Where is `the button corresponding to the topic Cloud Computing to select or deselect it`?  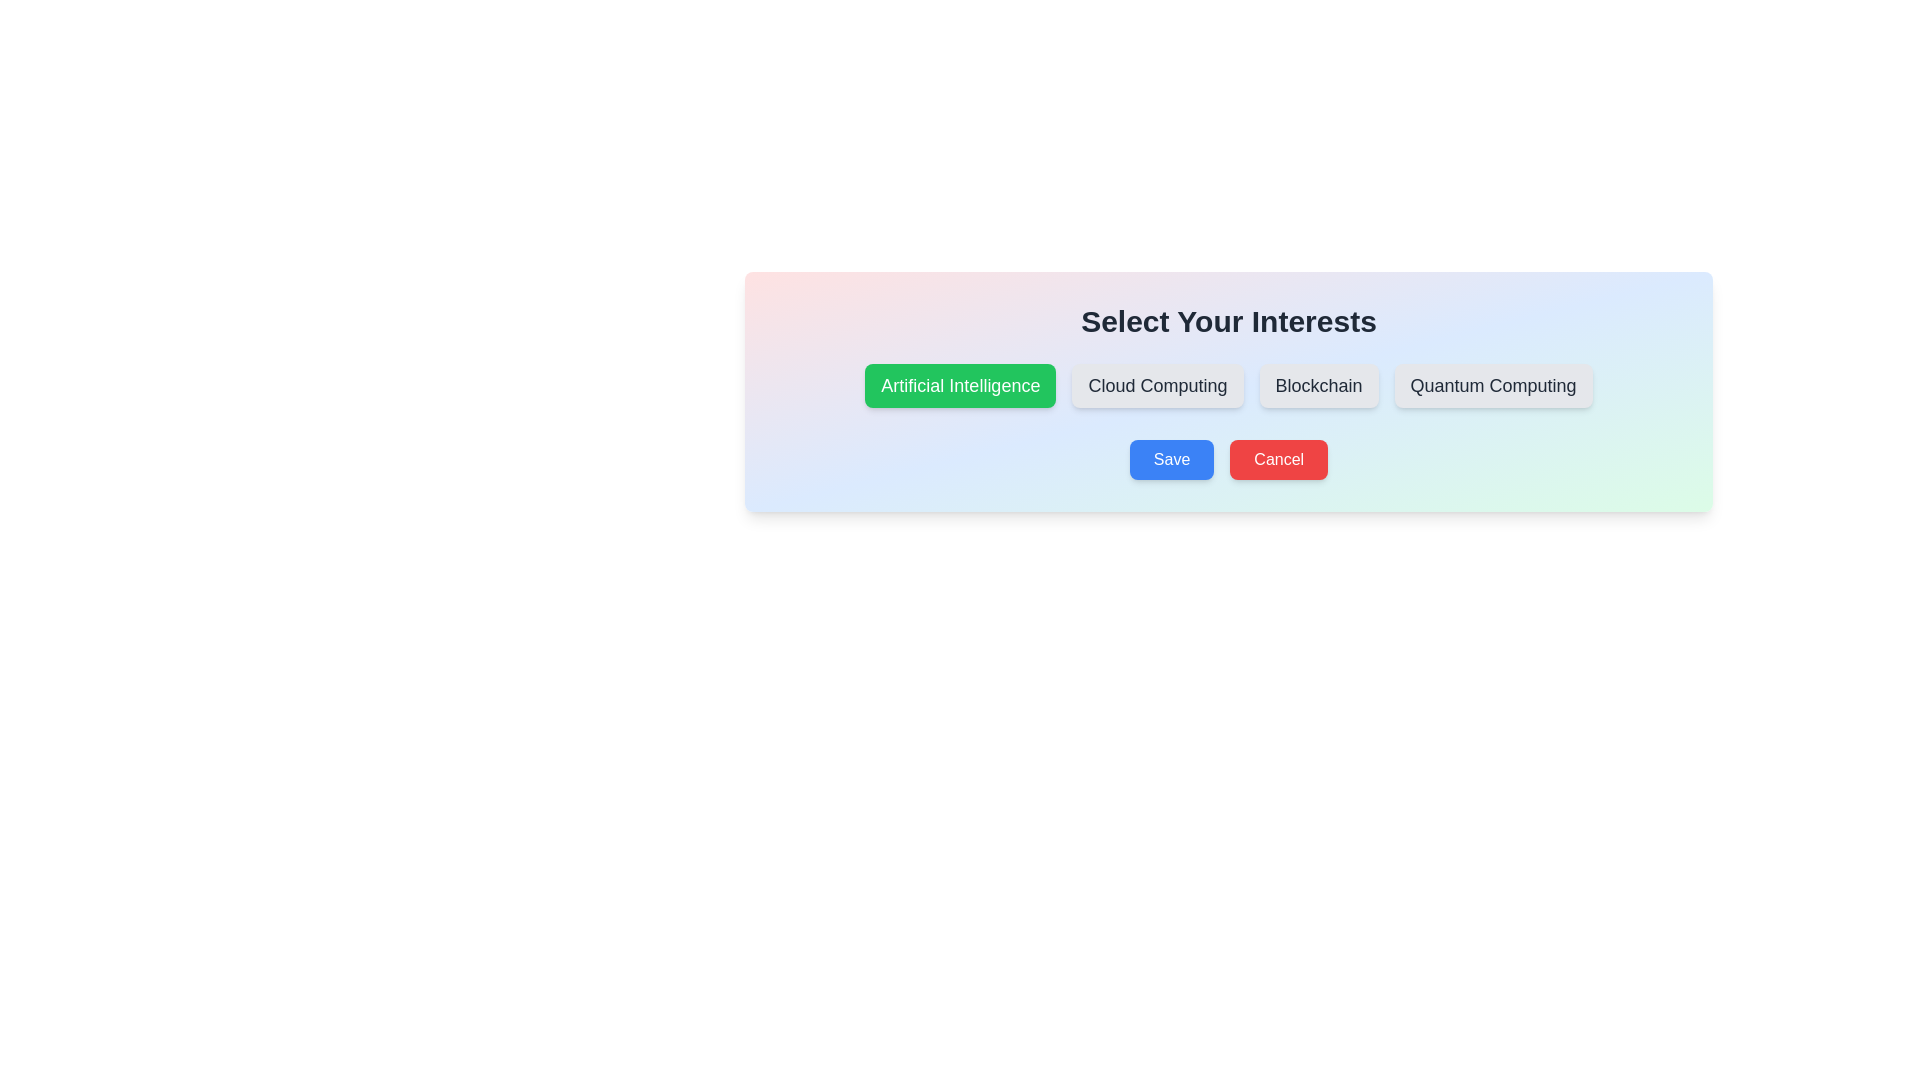 the button corresponding to the topic Cloud Computing to select or deselect it is located at coordinates (1157, 385).